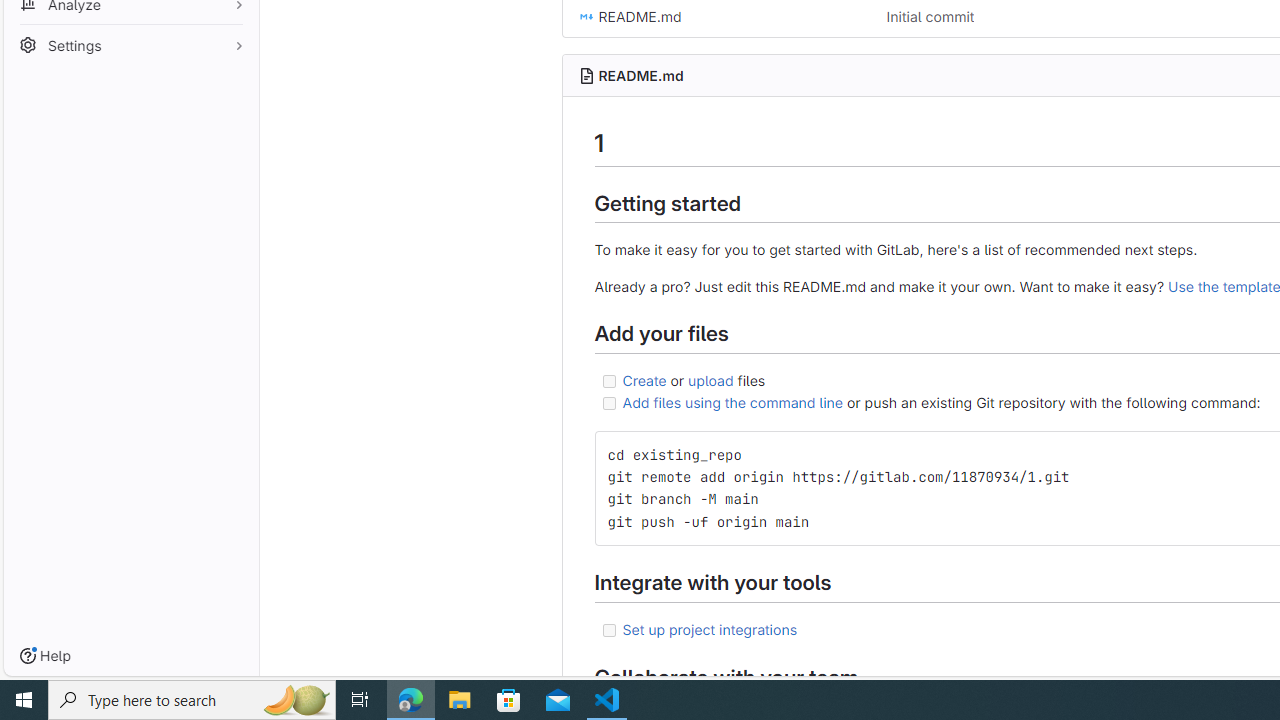 The width and height of the screenshot is (1280, 720). Describe the element at coordinates (711, 379) in the screenshot. I see `'upload'` at that location.